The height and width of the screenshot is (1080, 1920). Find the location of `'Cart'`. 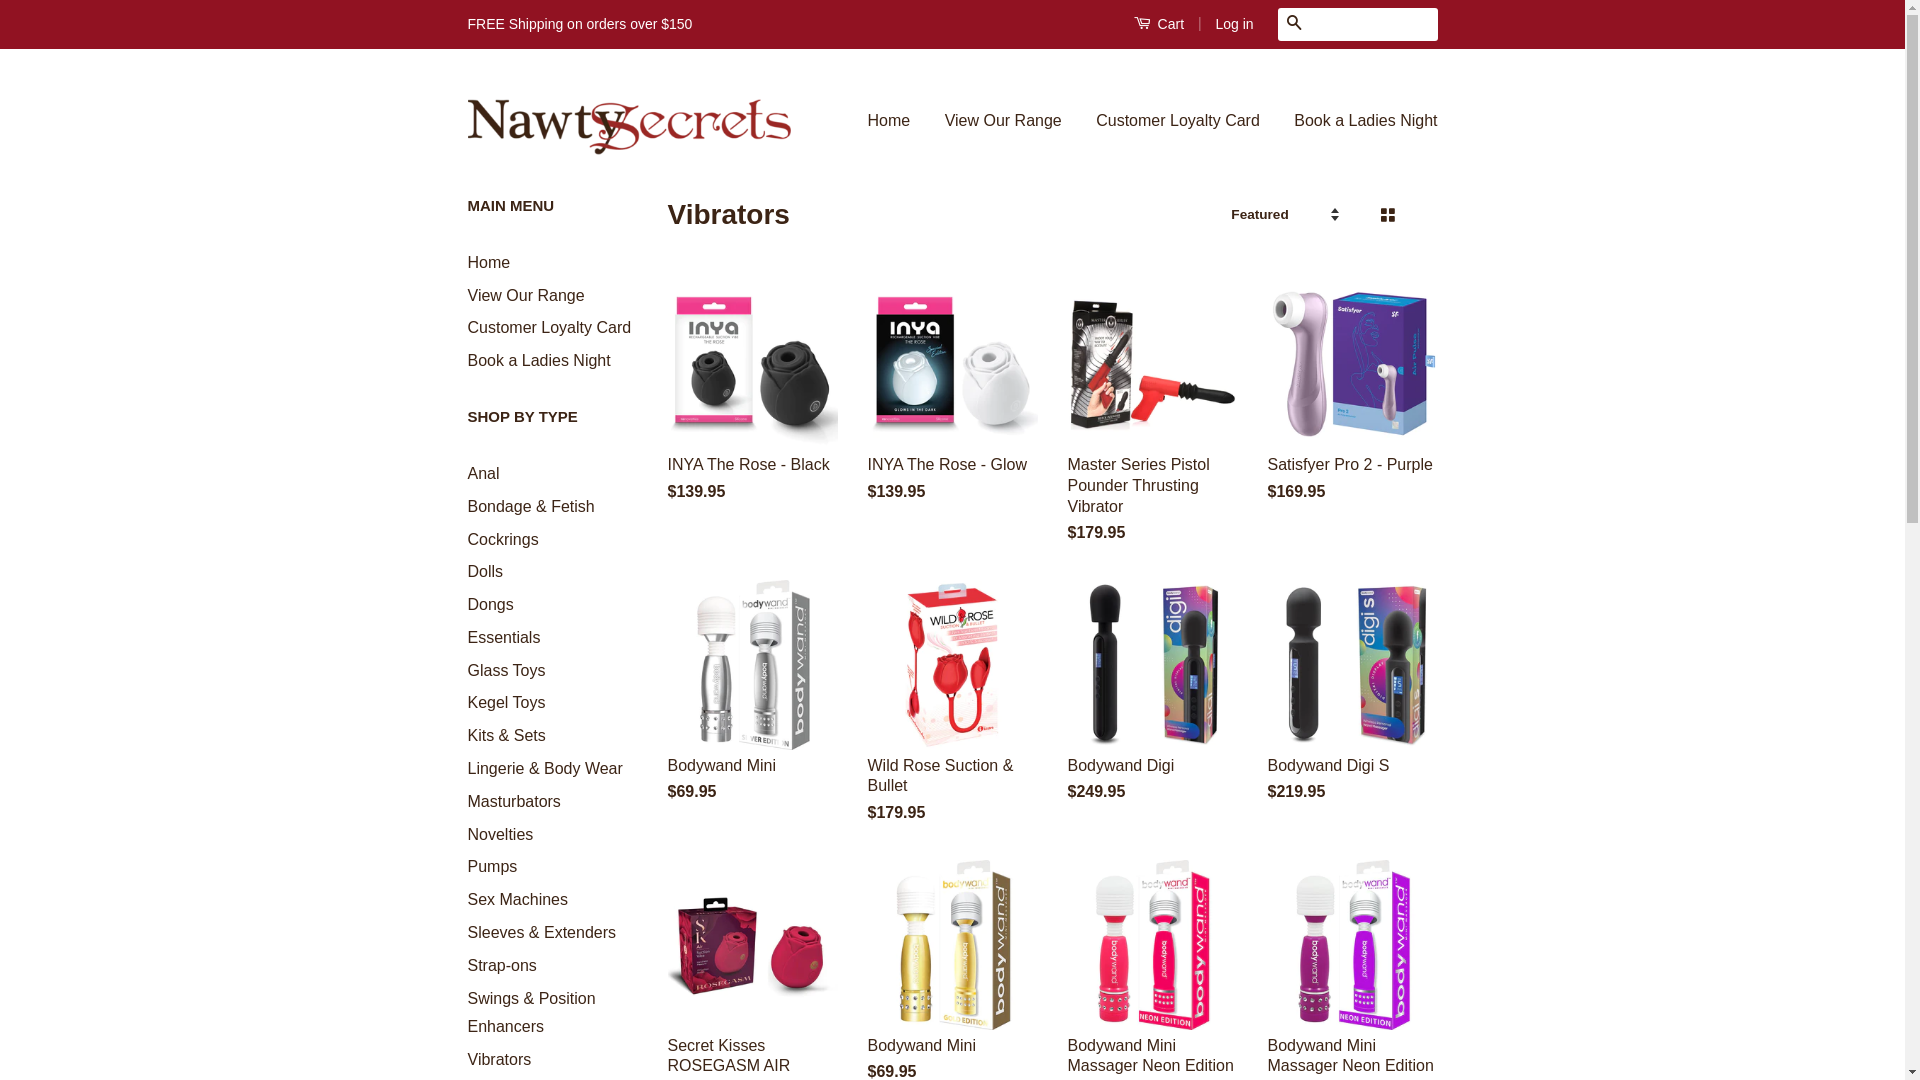

'Cart' is located at coordinates (1158, 23).